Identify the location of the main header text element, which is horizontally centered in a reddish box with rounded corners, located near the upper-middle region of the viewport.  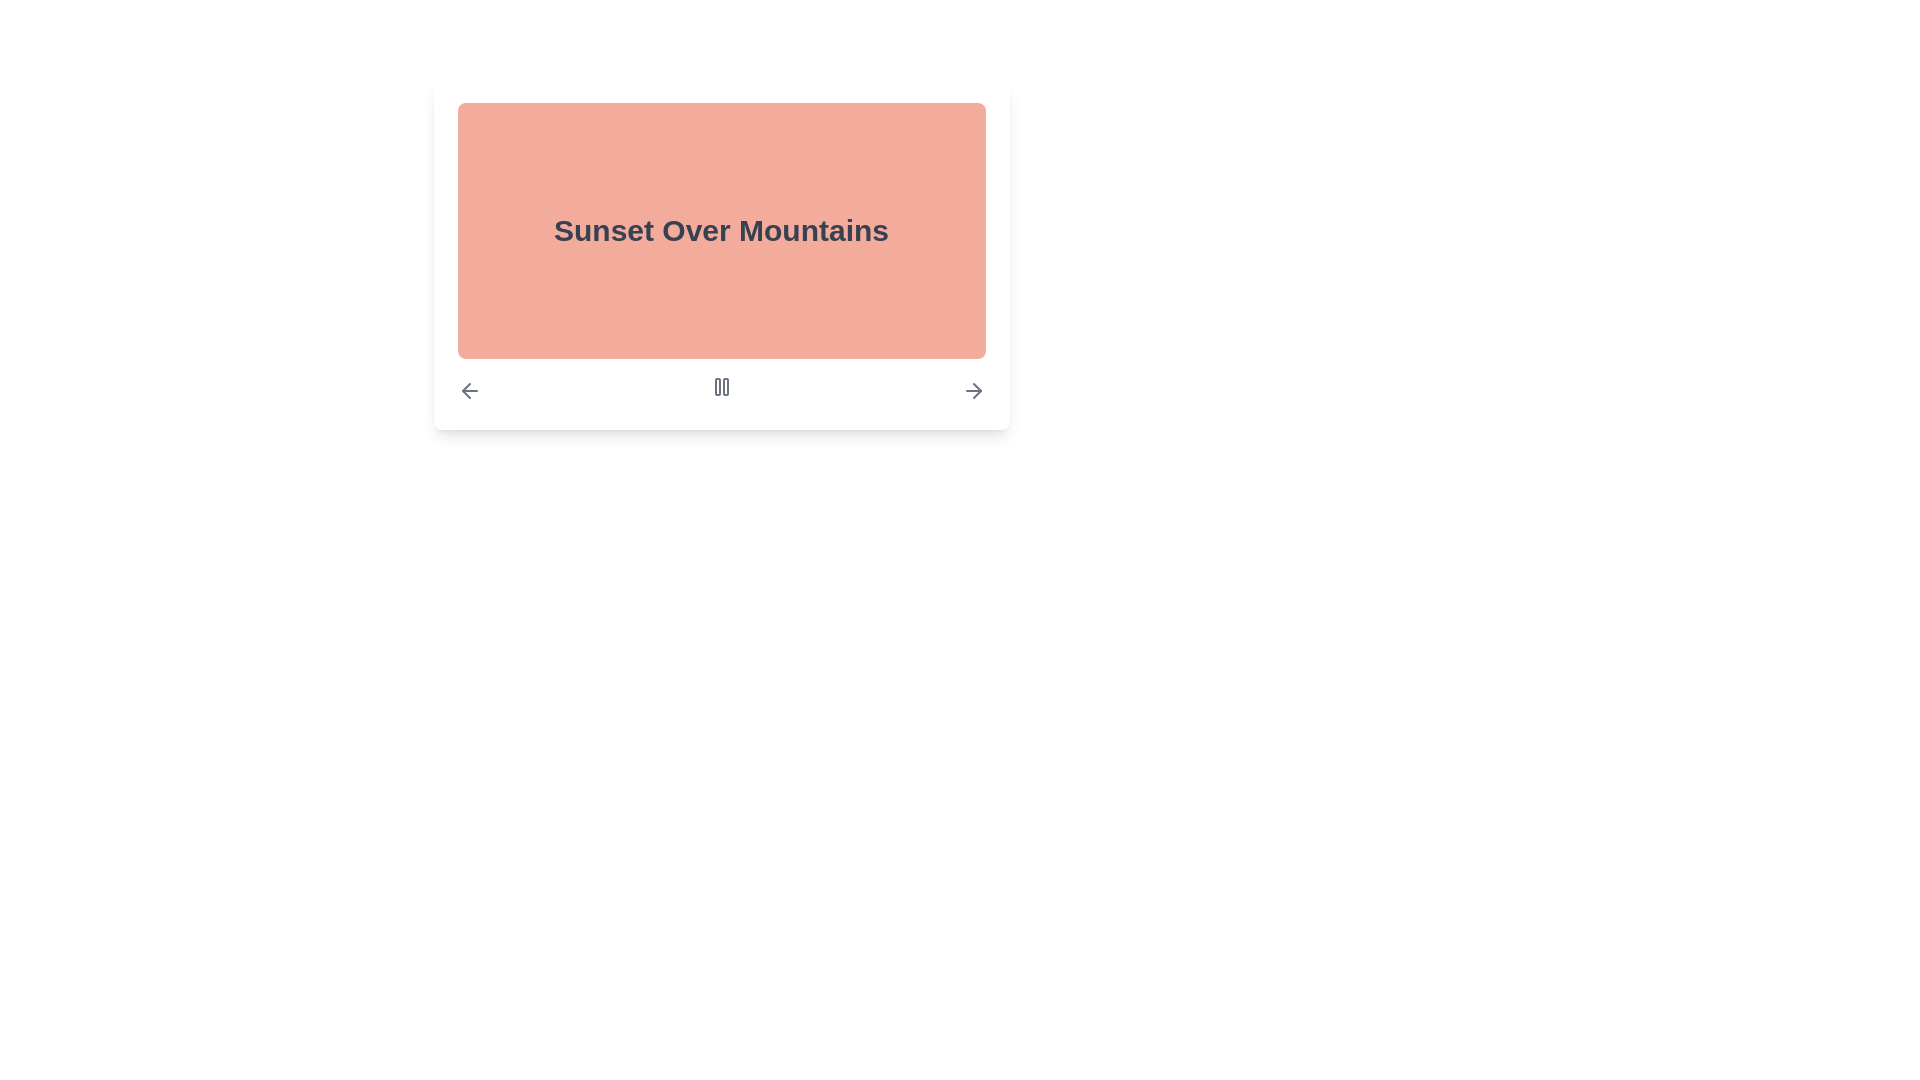
(720, 230).